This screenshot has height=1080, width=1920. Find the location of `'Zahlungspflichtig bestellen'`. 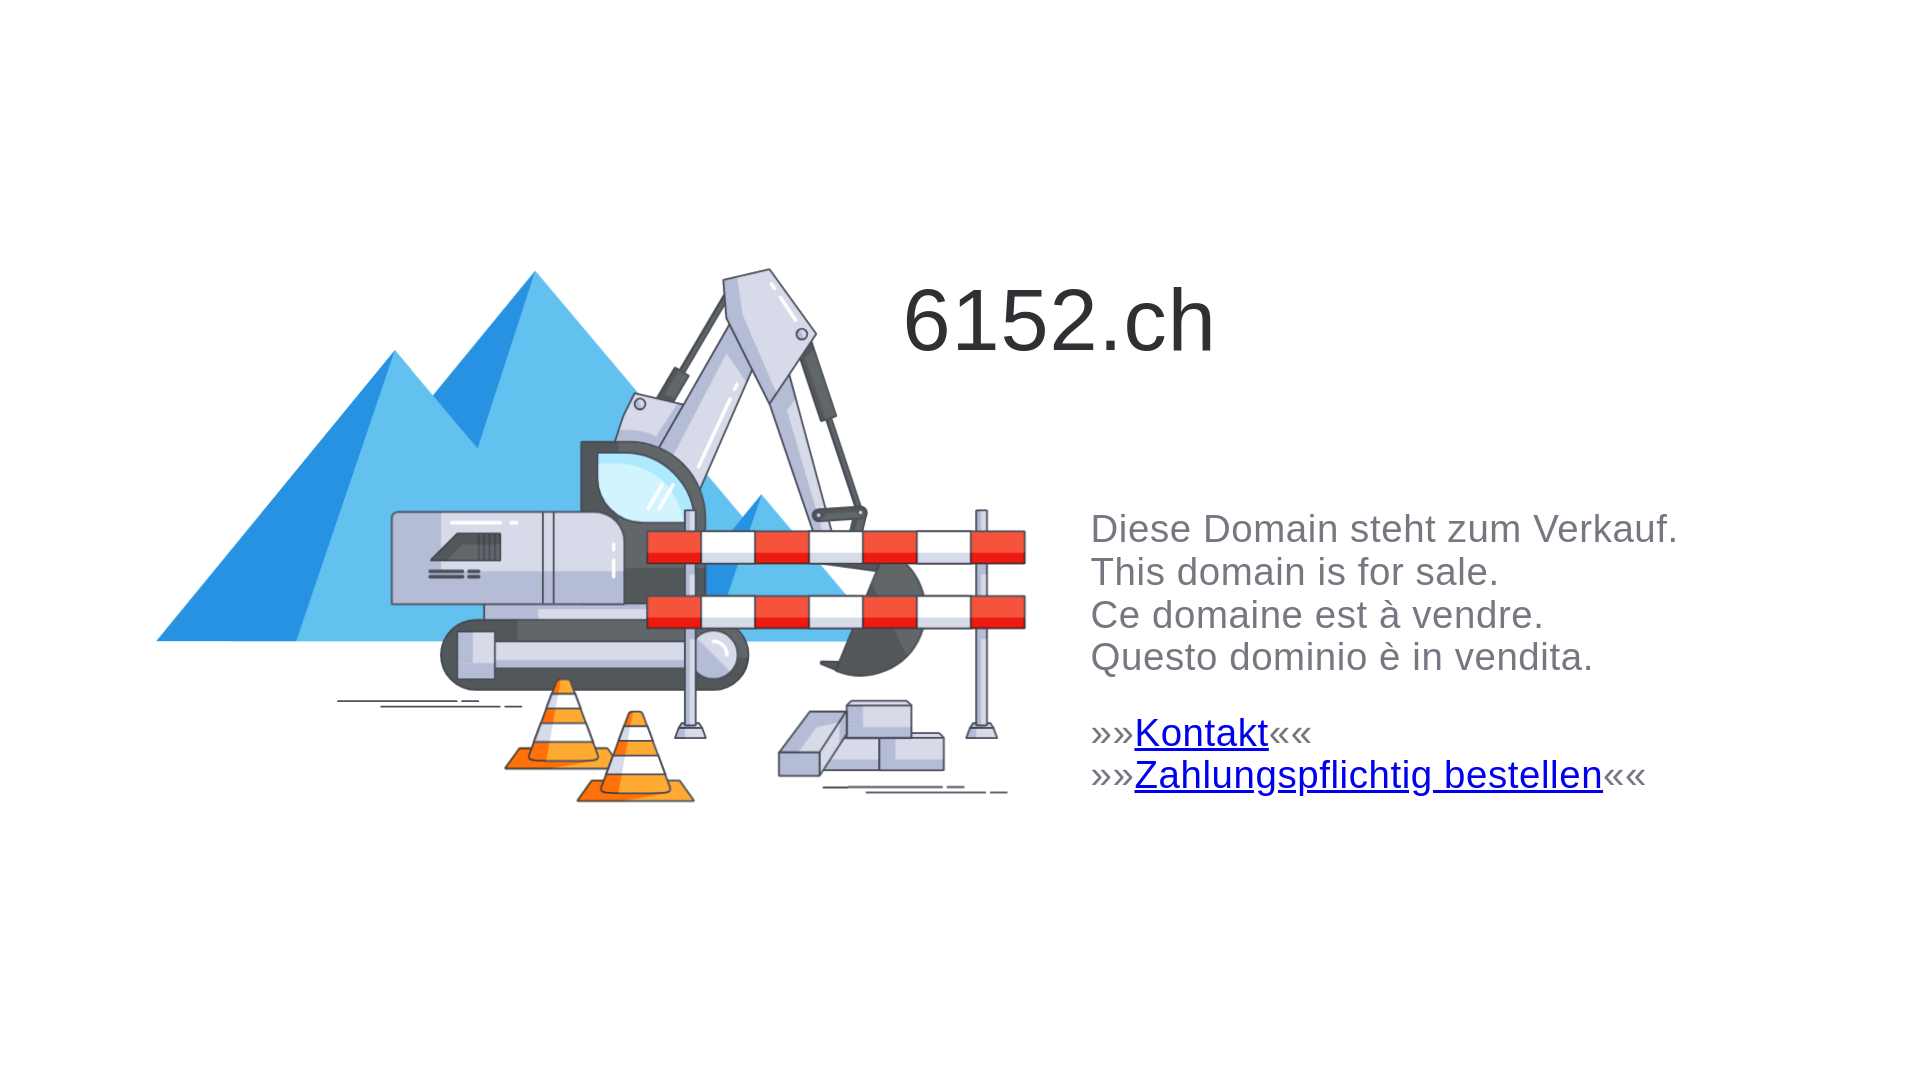

'Zahlungspflichtig bestellen' is located at coordinates (1367, 773).